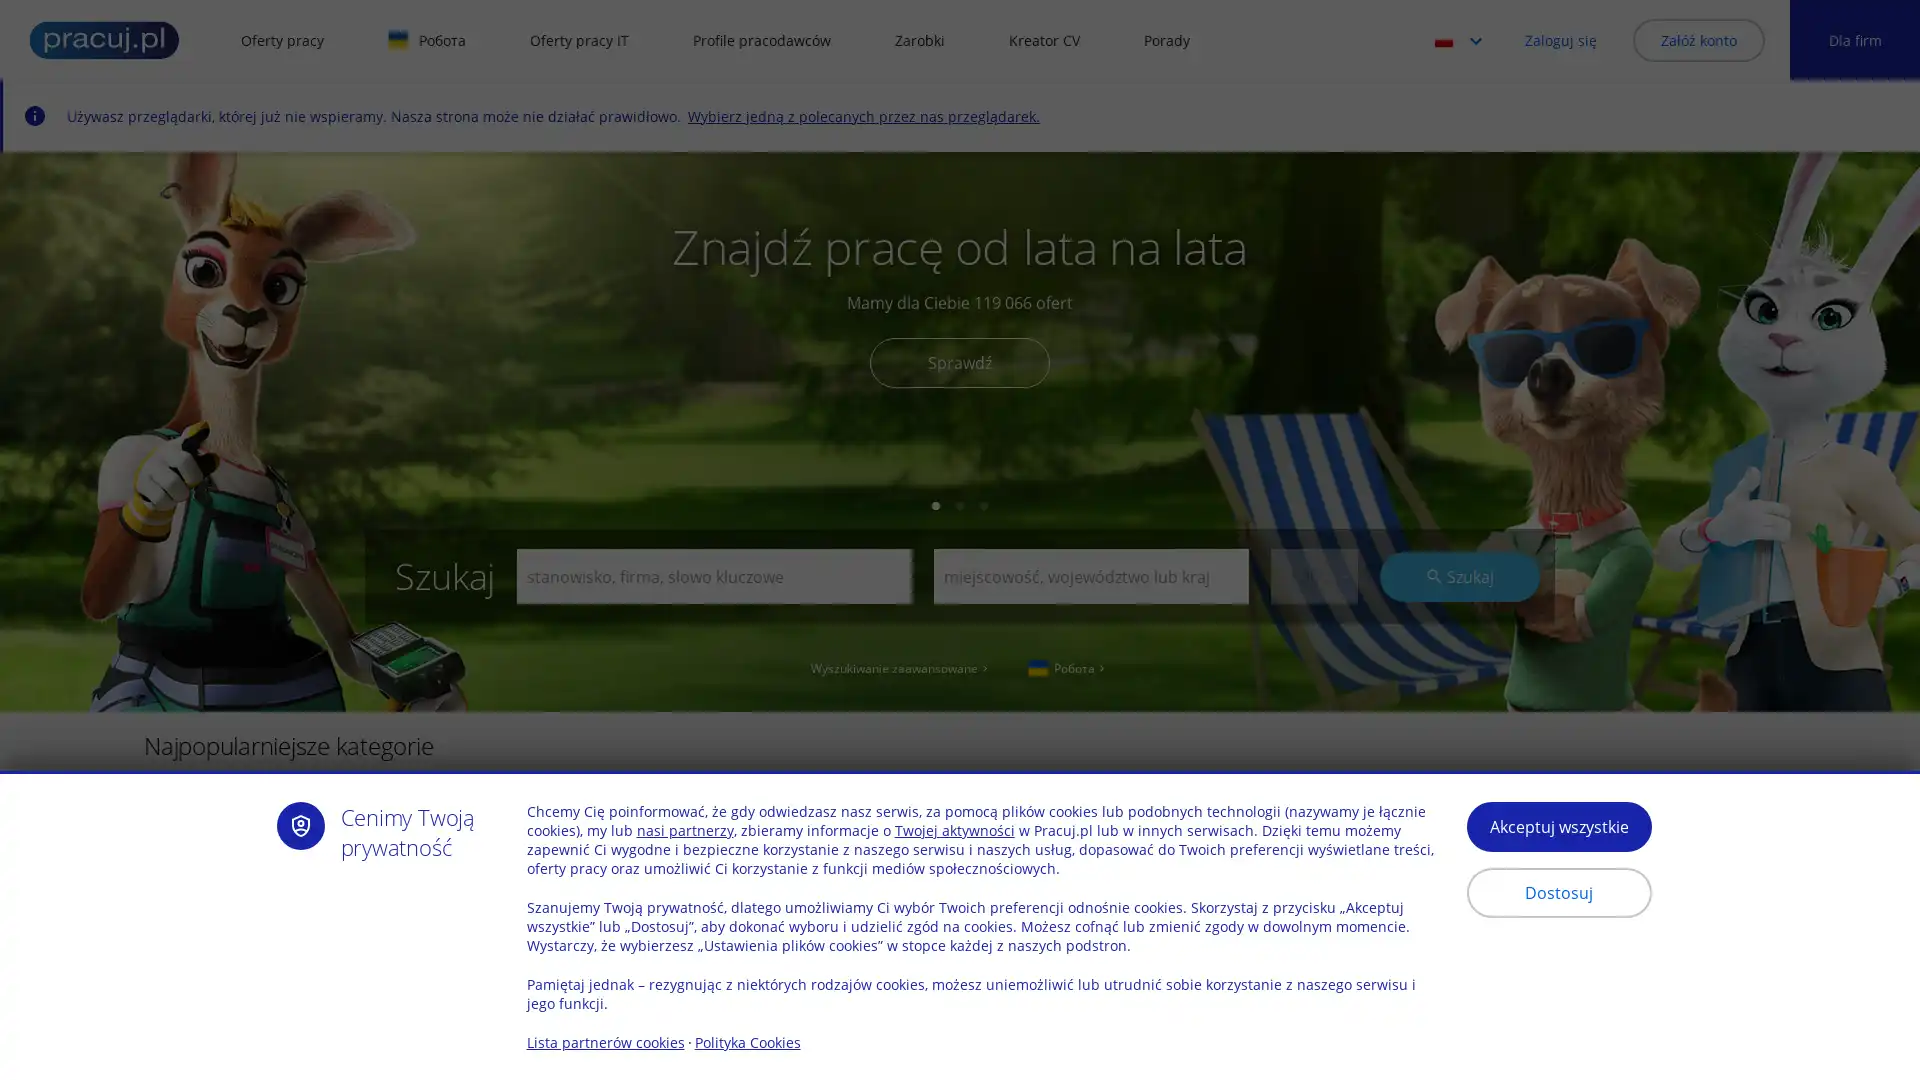 The width and height of the screenshot is (1920, 1080). I want to click on Dostosuj, so click(1557, 892).